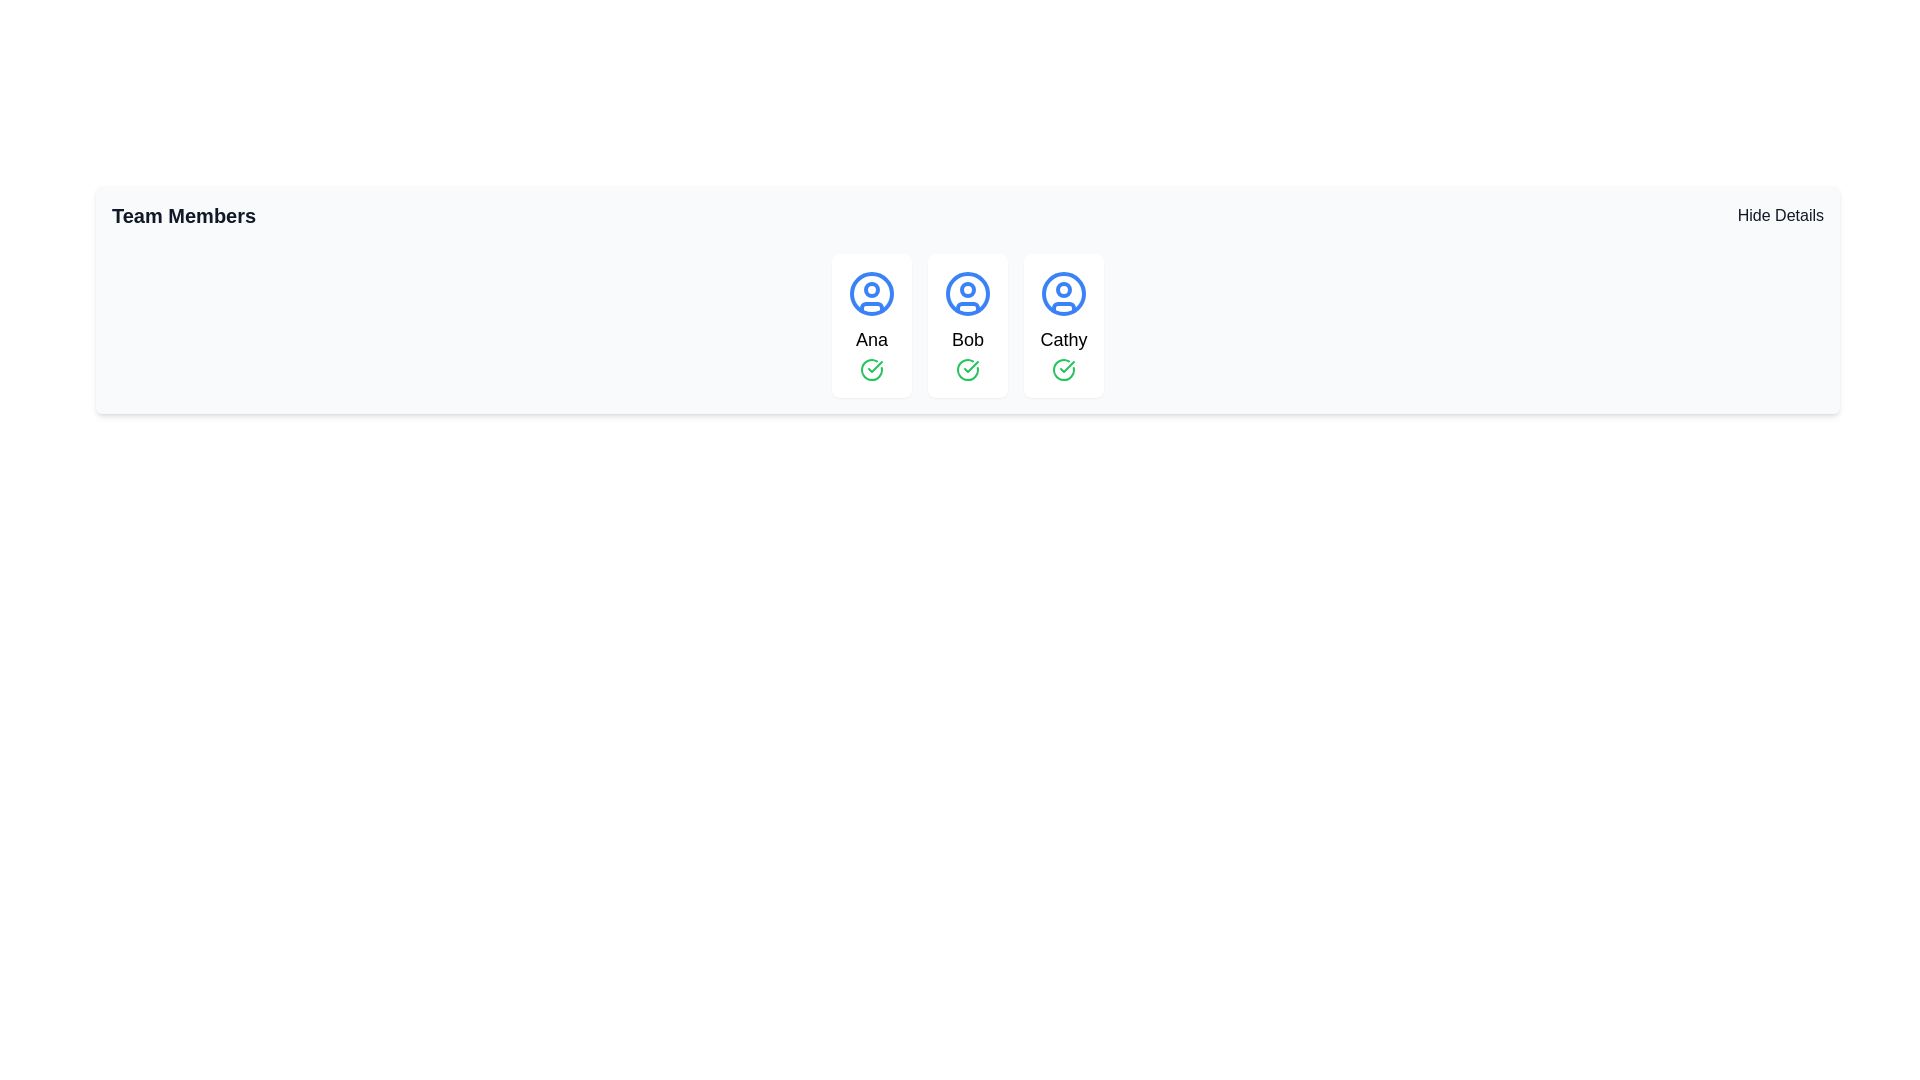  What do you see at coordinates (872, 293) in the screenshot?
I see `the user identification icon representing 'Ana'` at bounding box center [872, 293].